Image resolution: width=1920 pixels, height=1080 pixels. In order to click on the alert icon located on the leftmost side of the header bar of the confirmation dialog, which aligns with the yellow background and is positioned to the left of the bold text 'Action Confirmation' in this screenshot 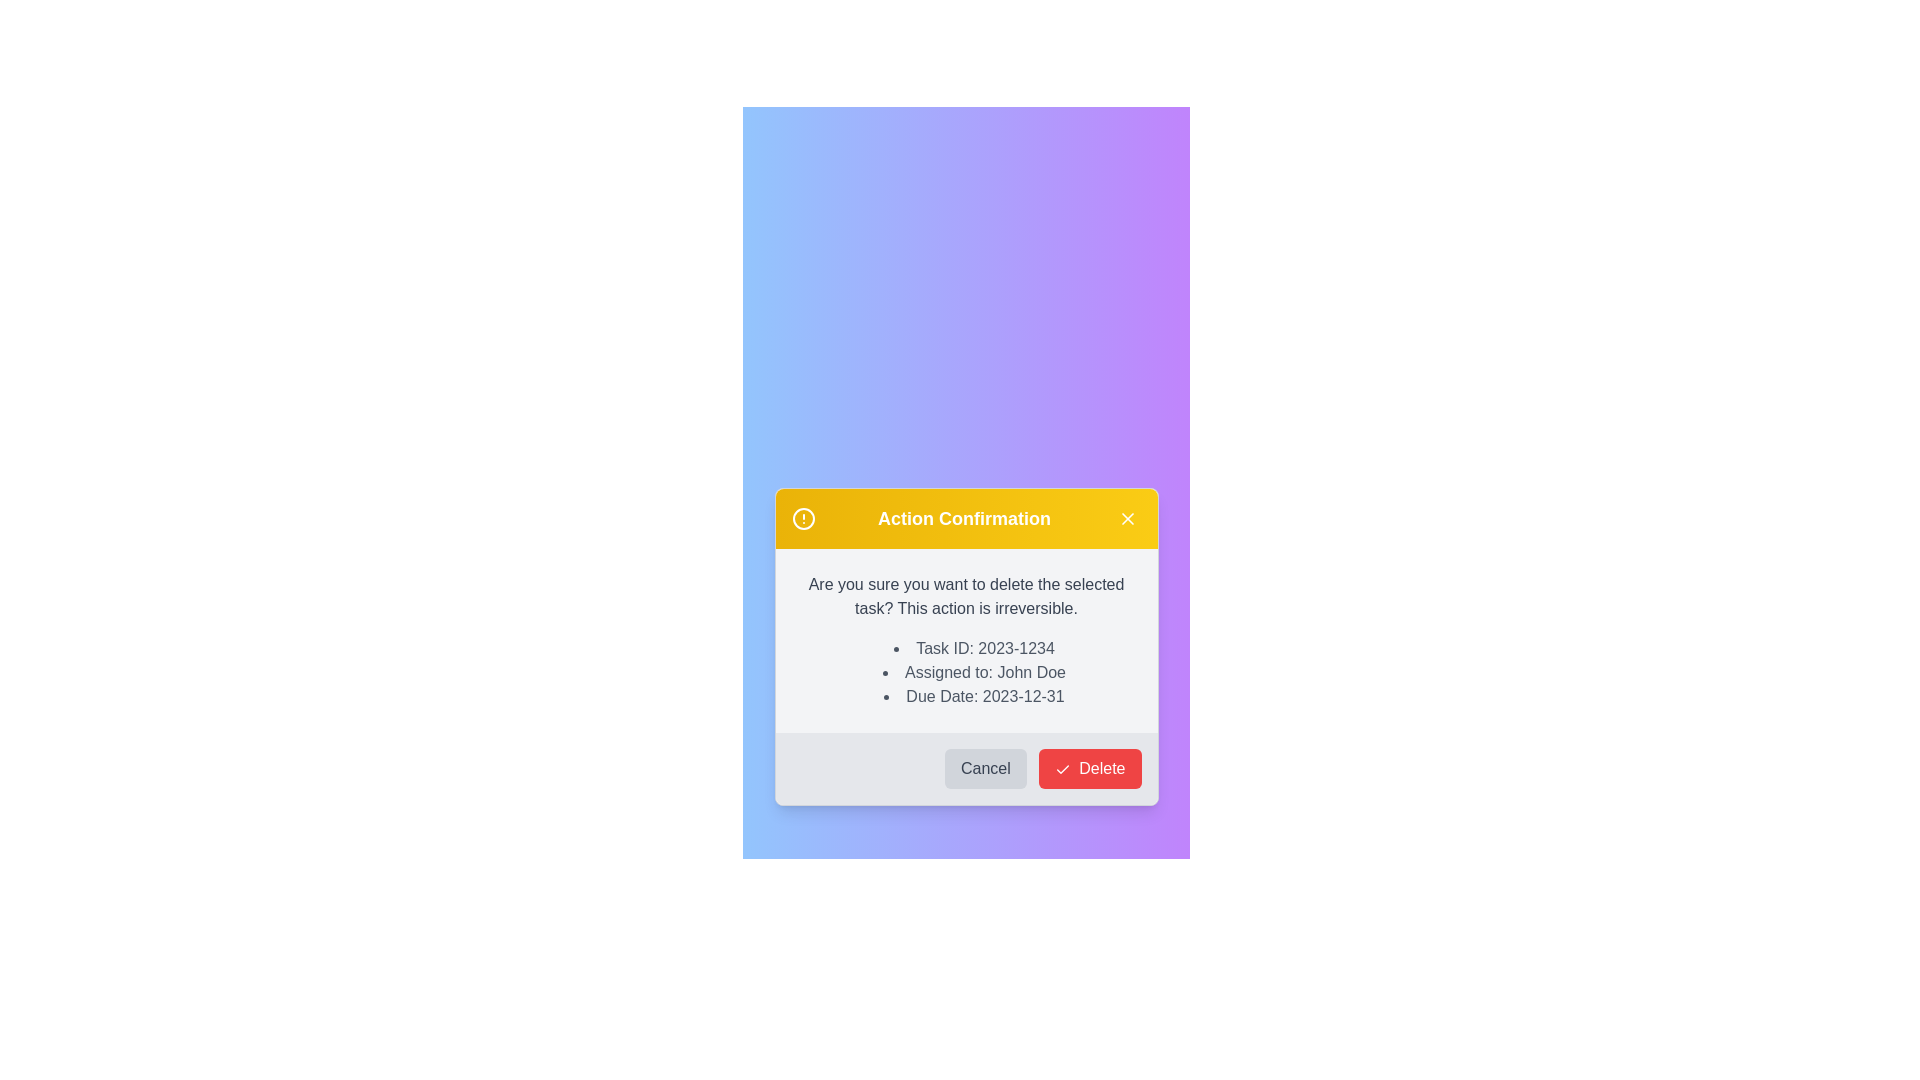, I will do `click(803, 518)`.